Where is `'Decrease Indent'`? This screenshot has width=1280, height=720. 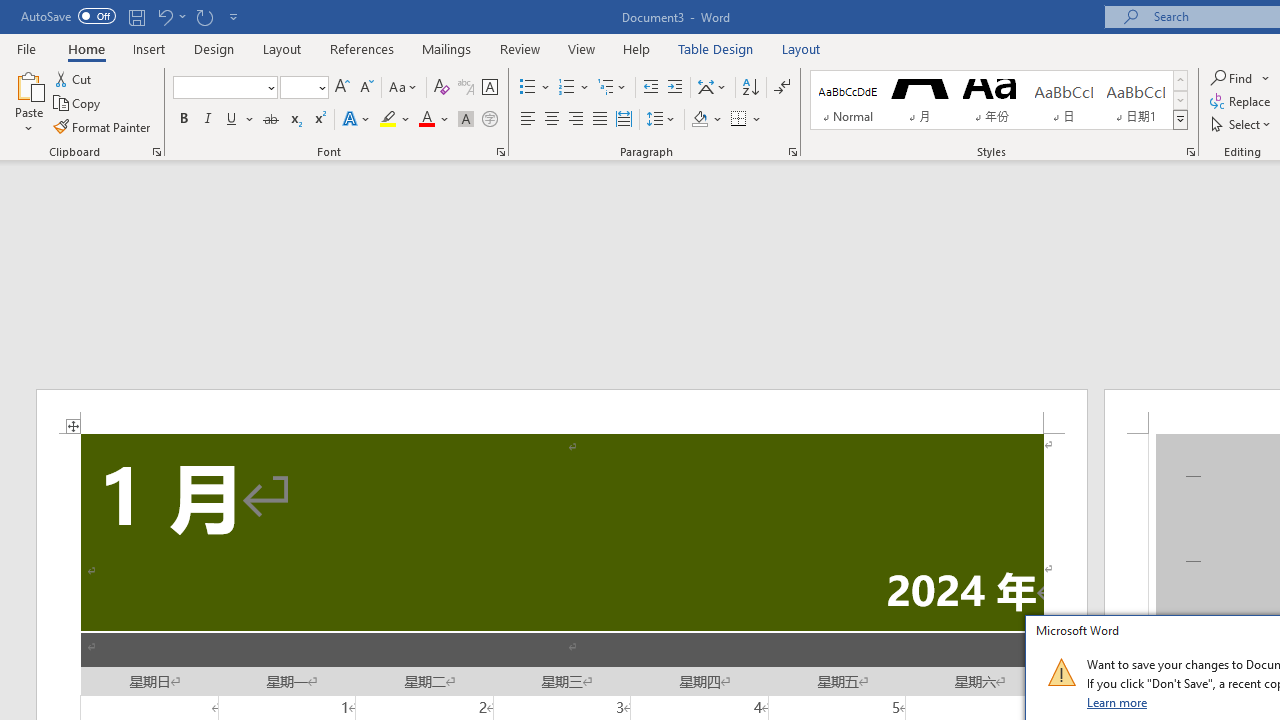 'Decrease Indent' is located at coordinates (650, 86).